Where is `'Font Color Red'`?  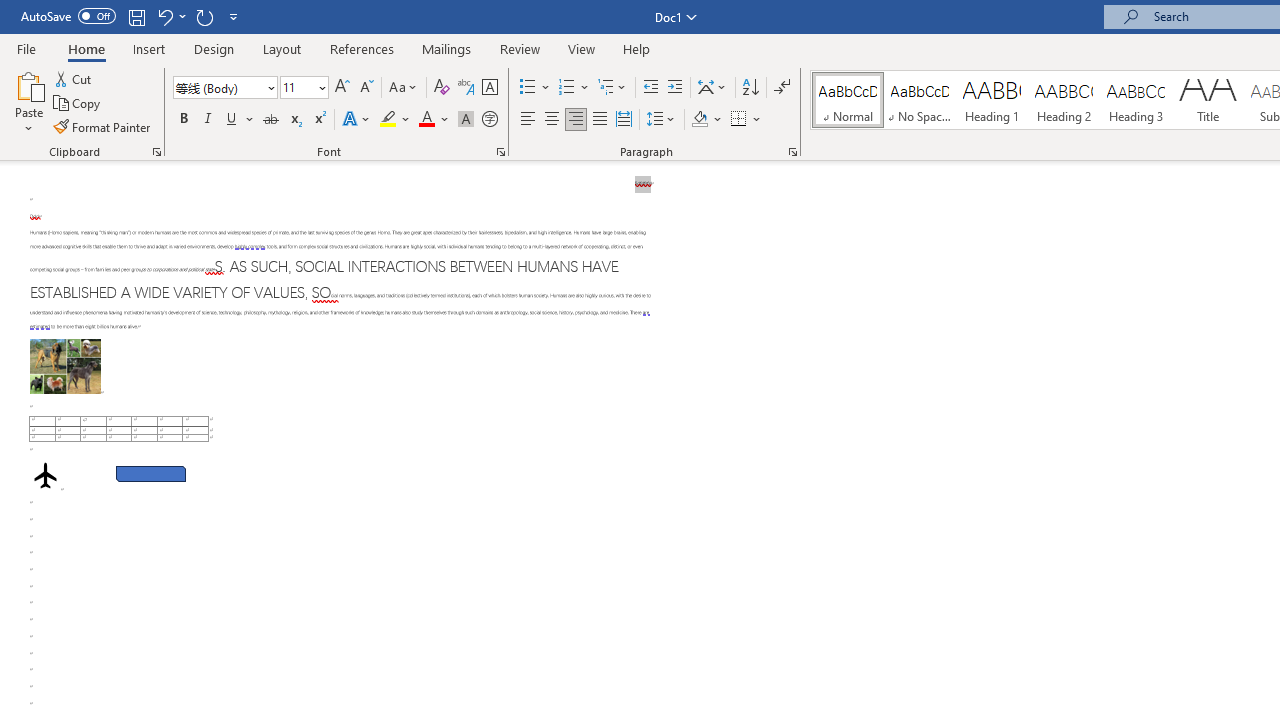 'Font Color Red' is located at coordinates (425, 119).